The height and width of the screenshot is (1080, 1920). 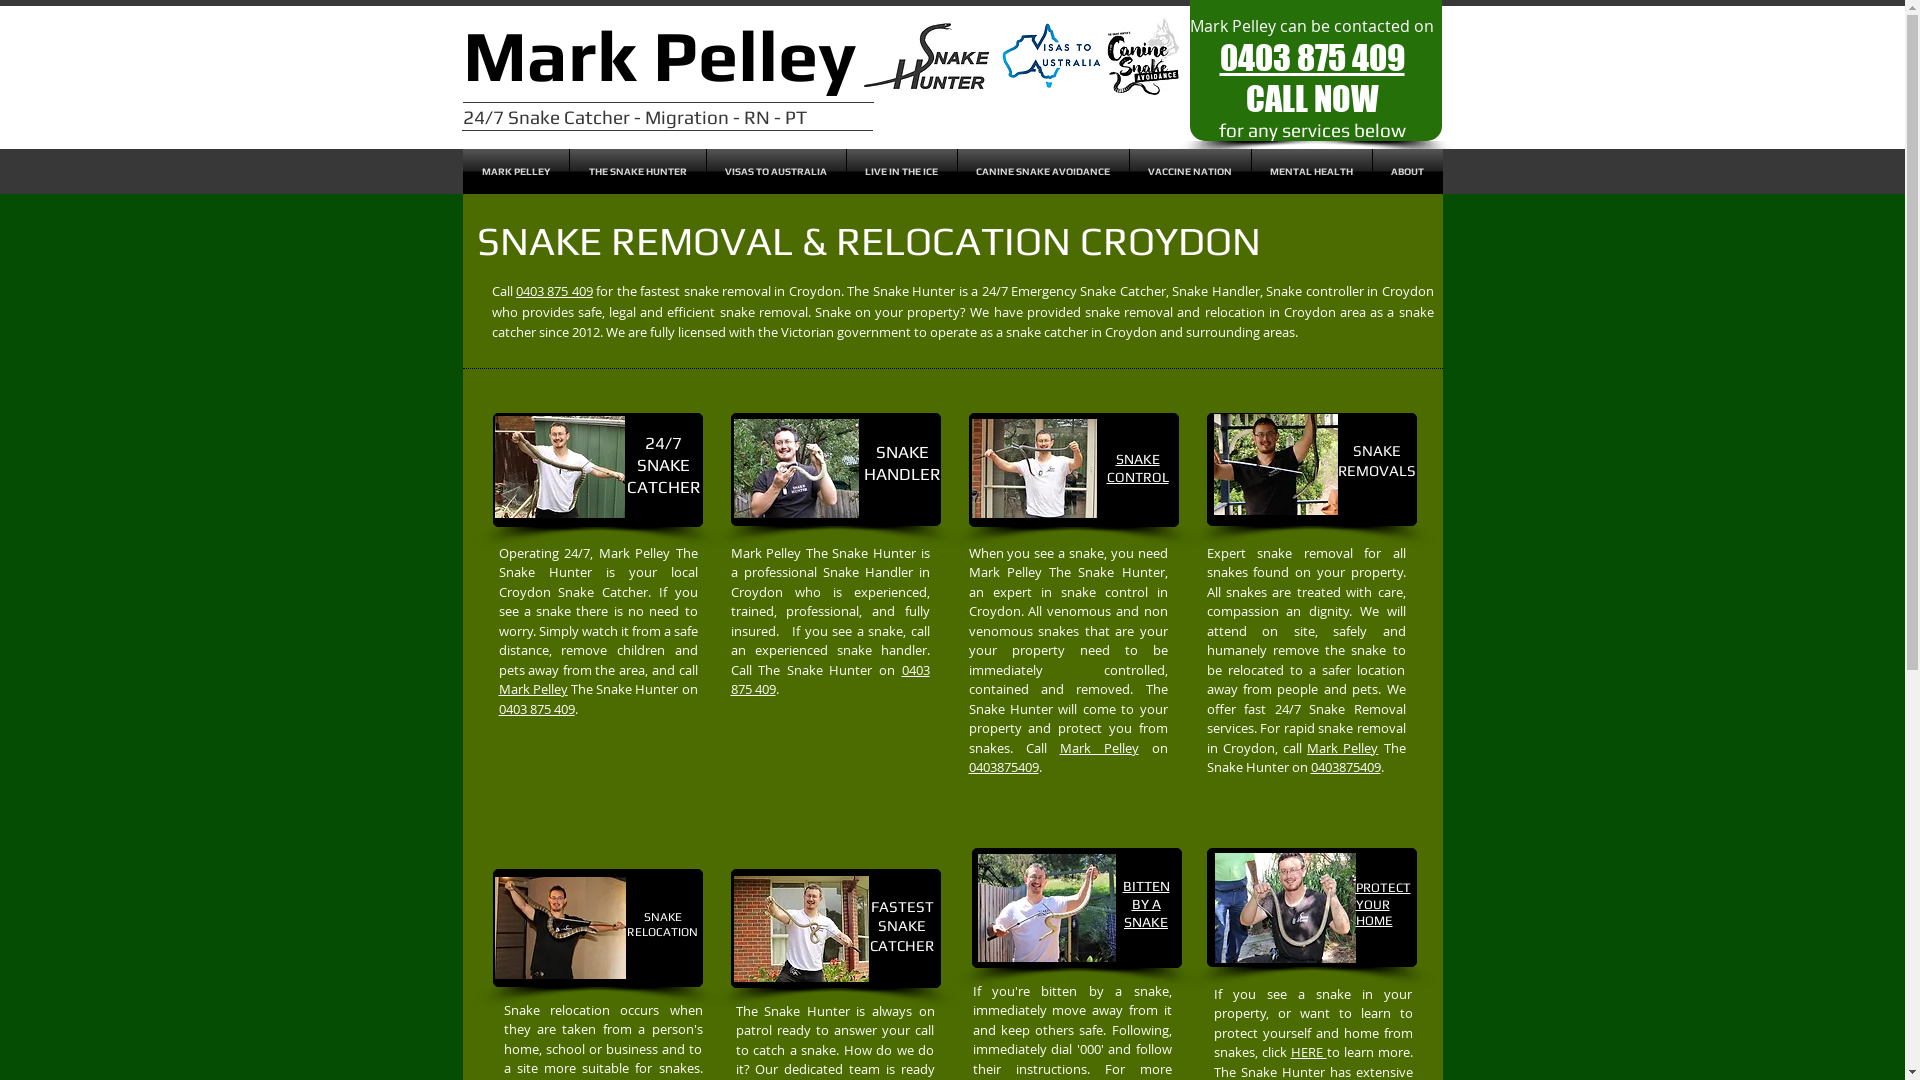 I want to click on 'MARK PELLEY', so click(x=514, y=170).